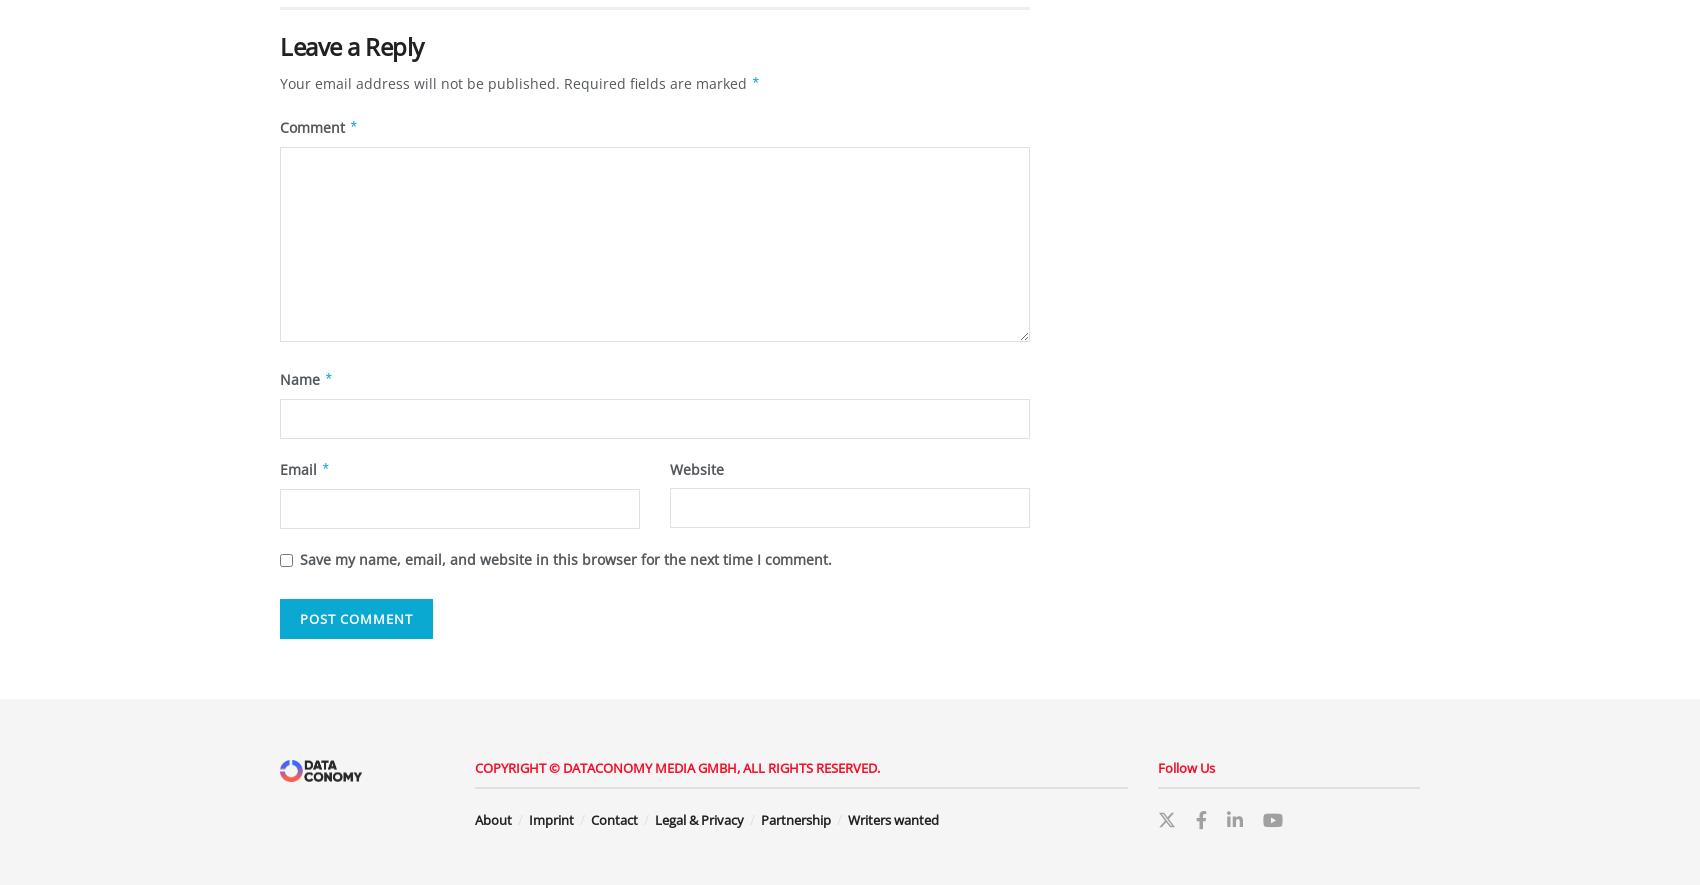 The image size is (1700, 885). I want to click on 'Imprint', so click(550, 818).